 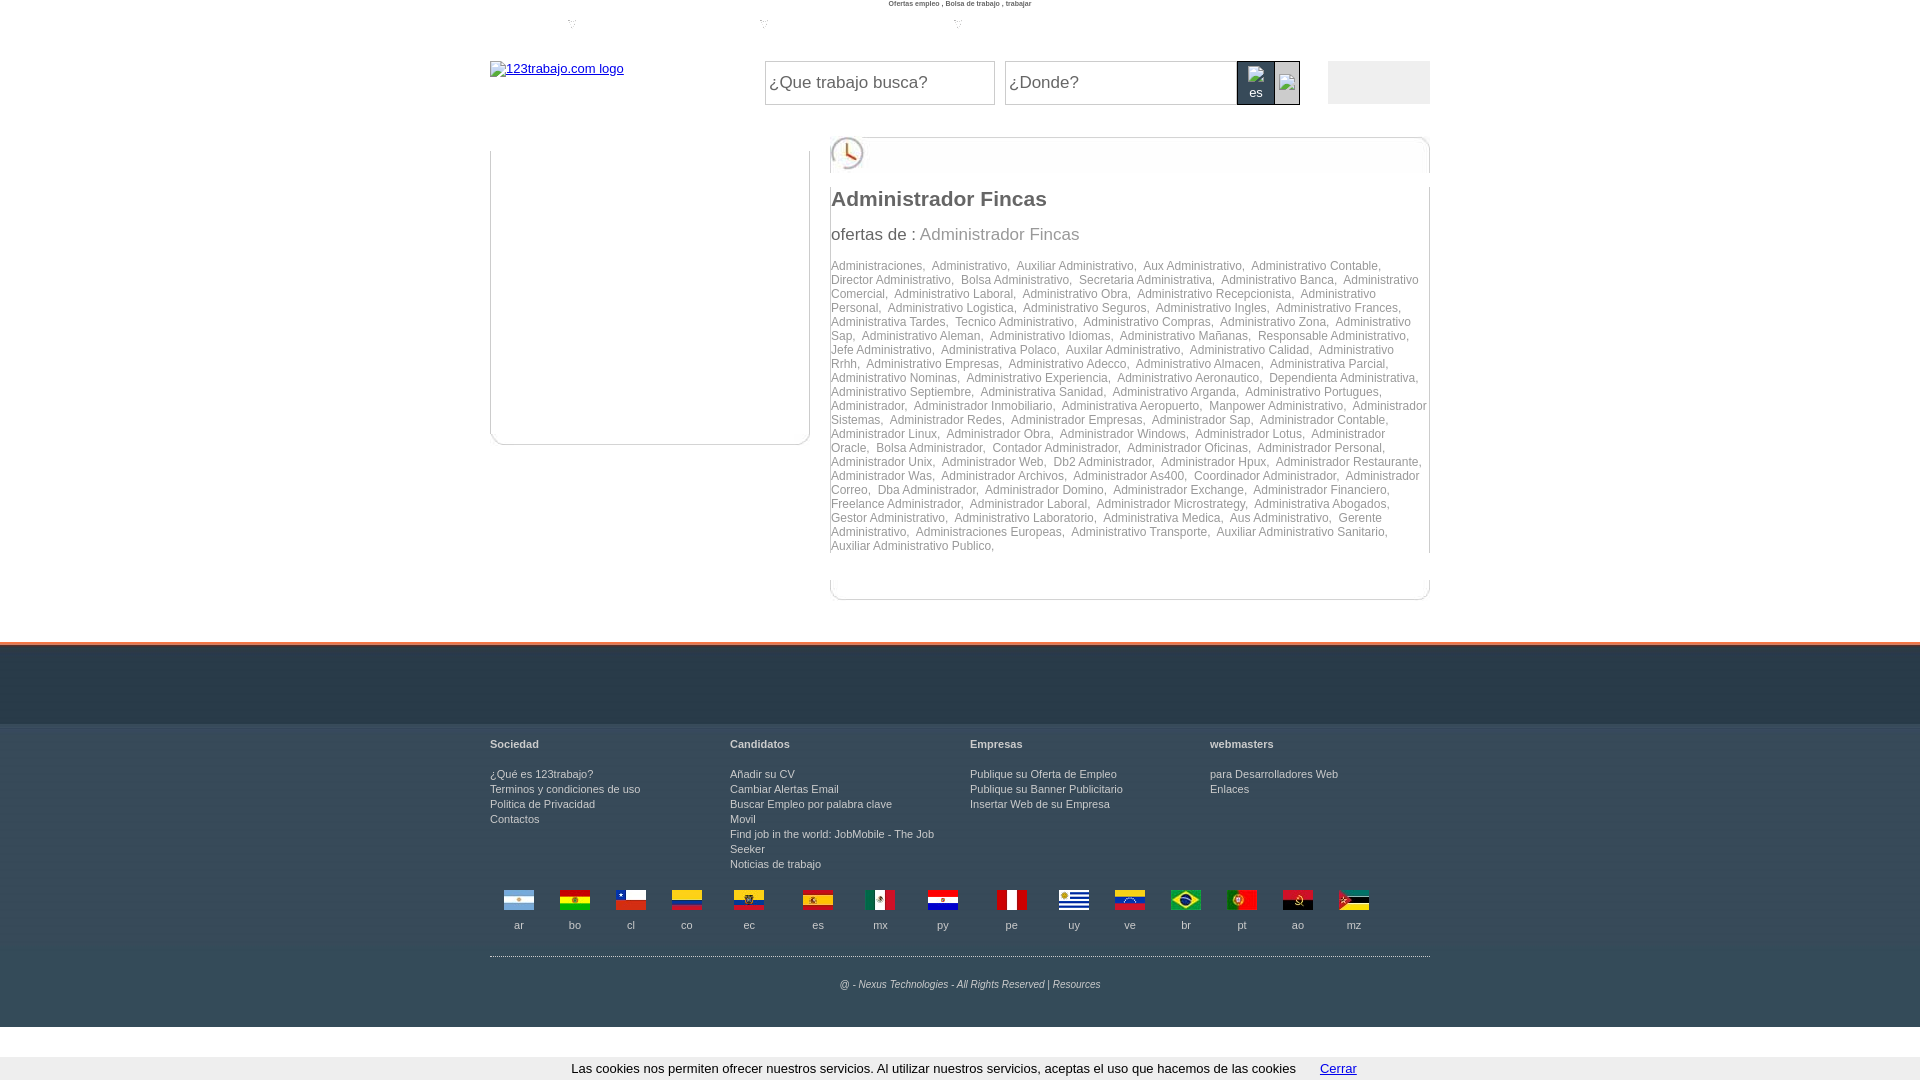 I want to click on 'ec', so click(x=747, y=925).